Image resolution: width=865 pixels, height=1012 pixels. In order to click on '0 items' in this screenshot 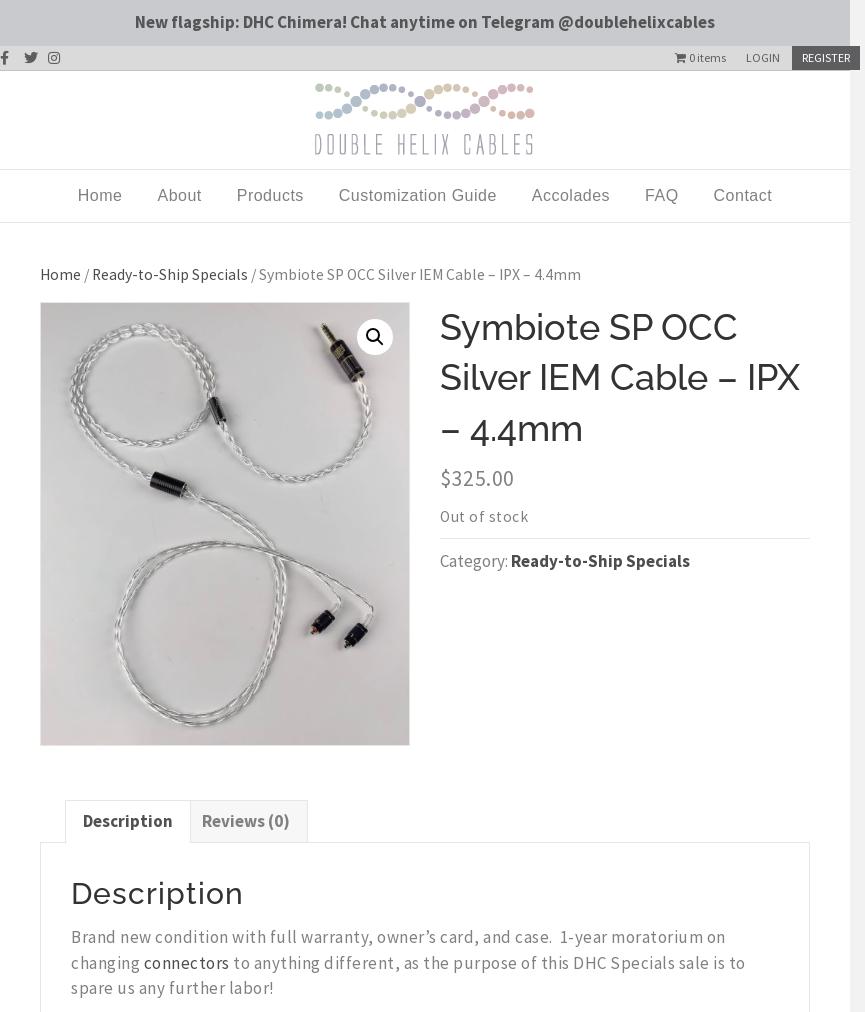, I will do `click(707, 55)`.